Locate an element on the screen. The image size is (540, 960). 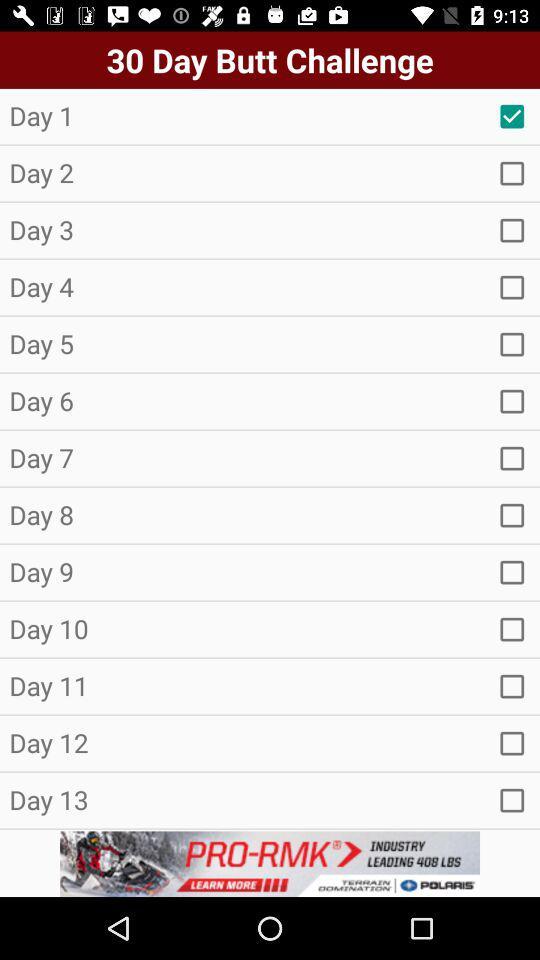
empty box option is located at coordinates (512, 800).